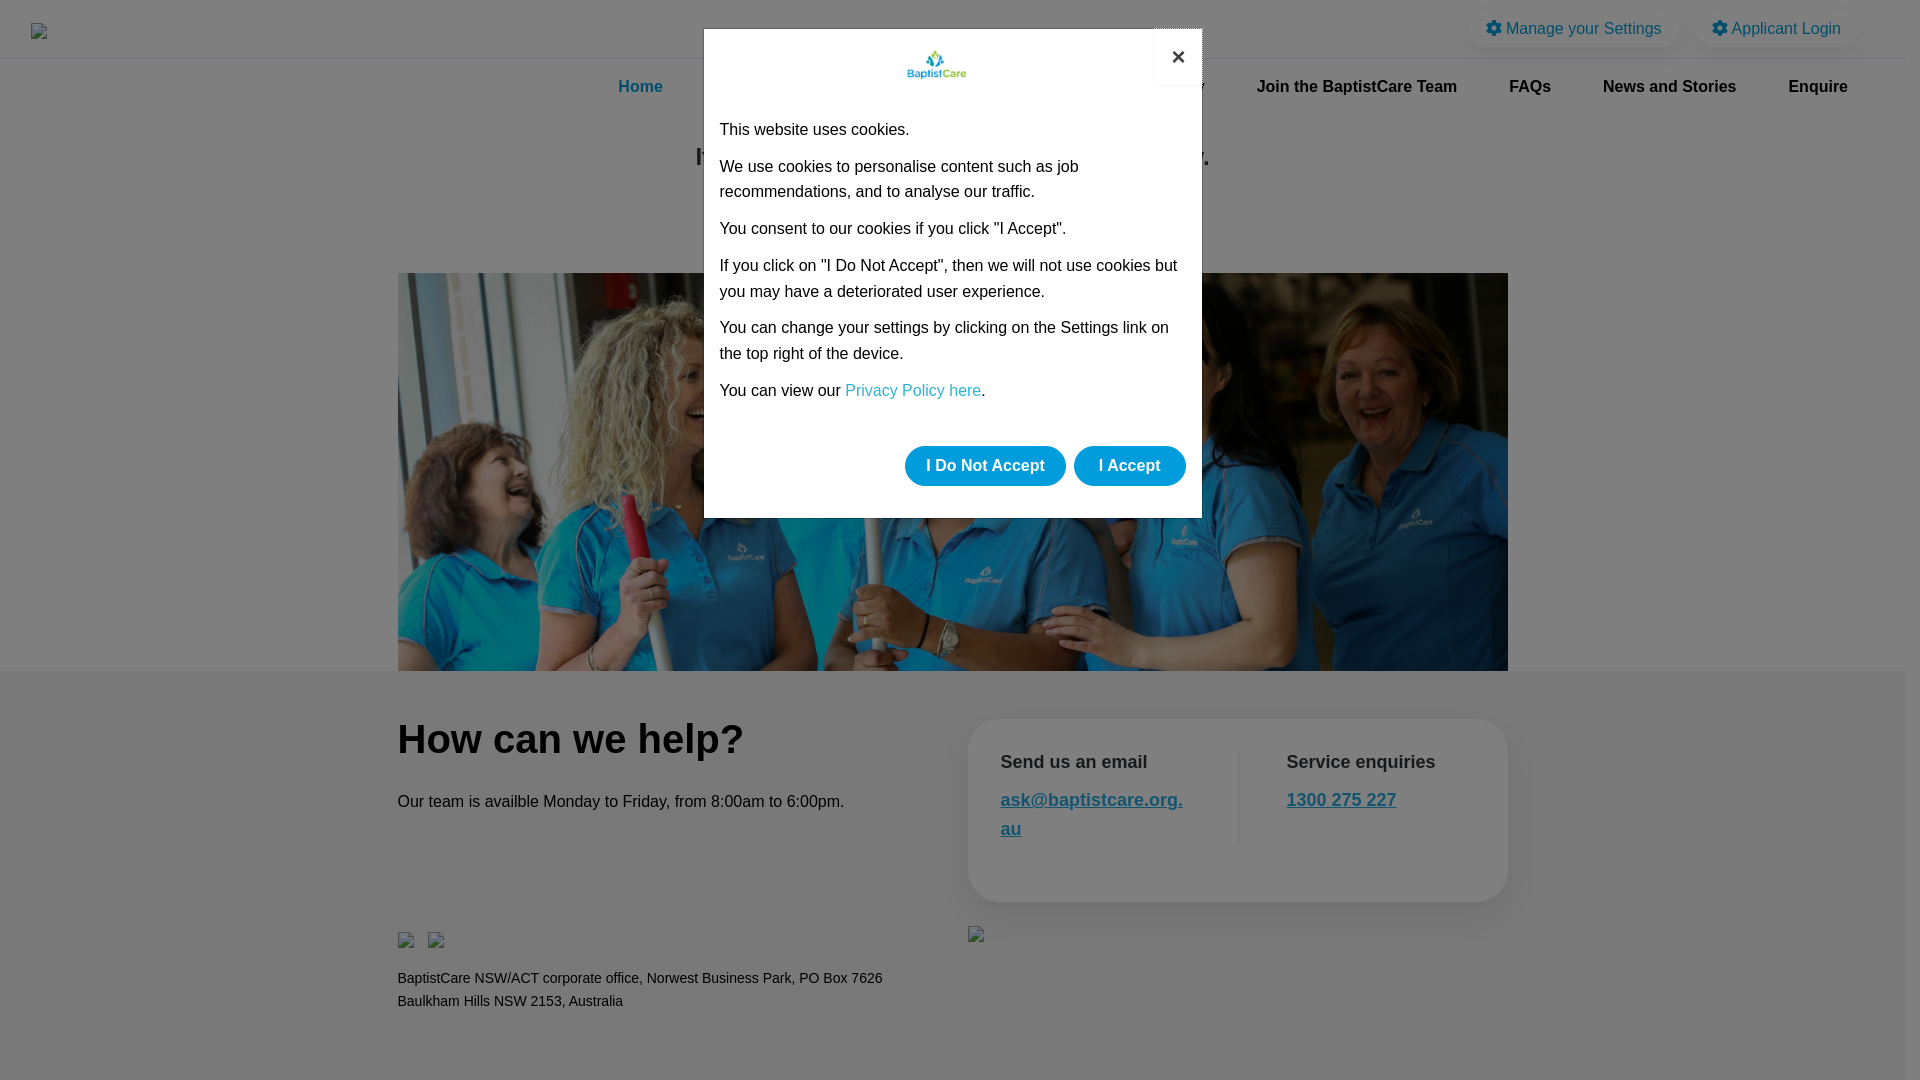 Image resolution: width=1920 pixels, height=1080 pixels. What do you see at coordinates (1776, 28) in the screenshot?
I see `'Applicant Login'` at bounding box center [1776, 28].